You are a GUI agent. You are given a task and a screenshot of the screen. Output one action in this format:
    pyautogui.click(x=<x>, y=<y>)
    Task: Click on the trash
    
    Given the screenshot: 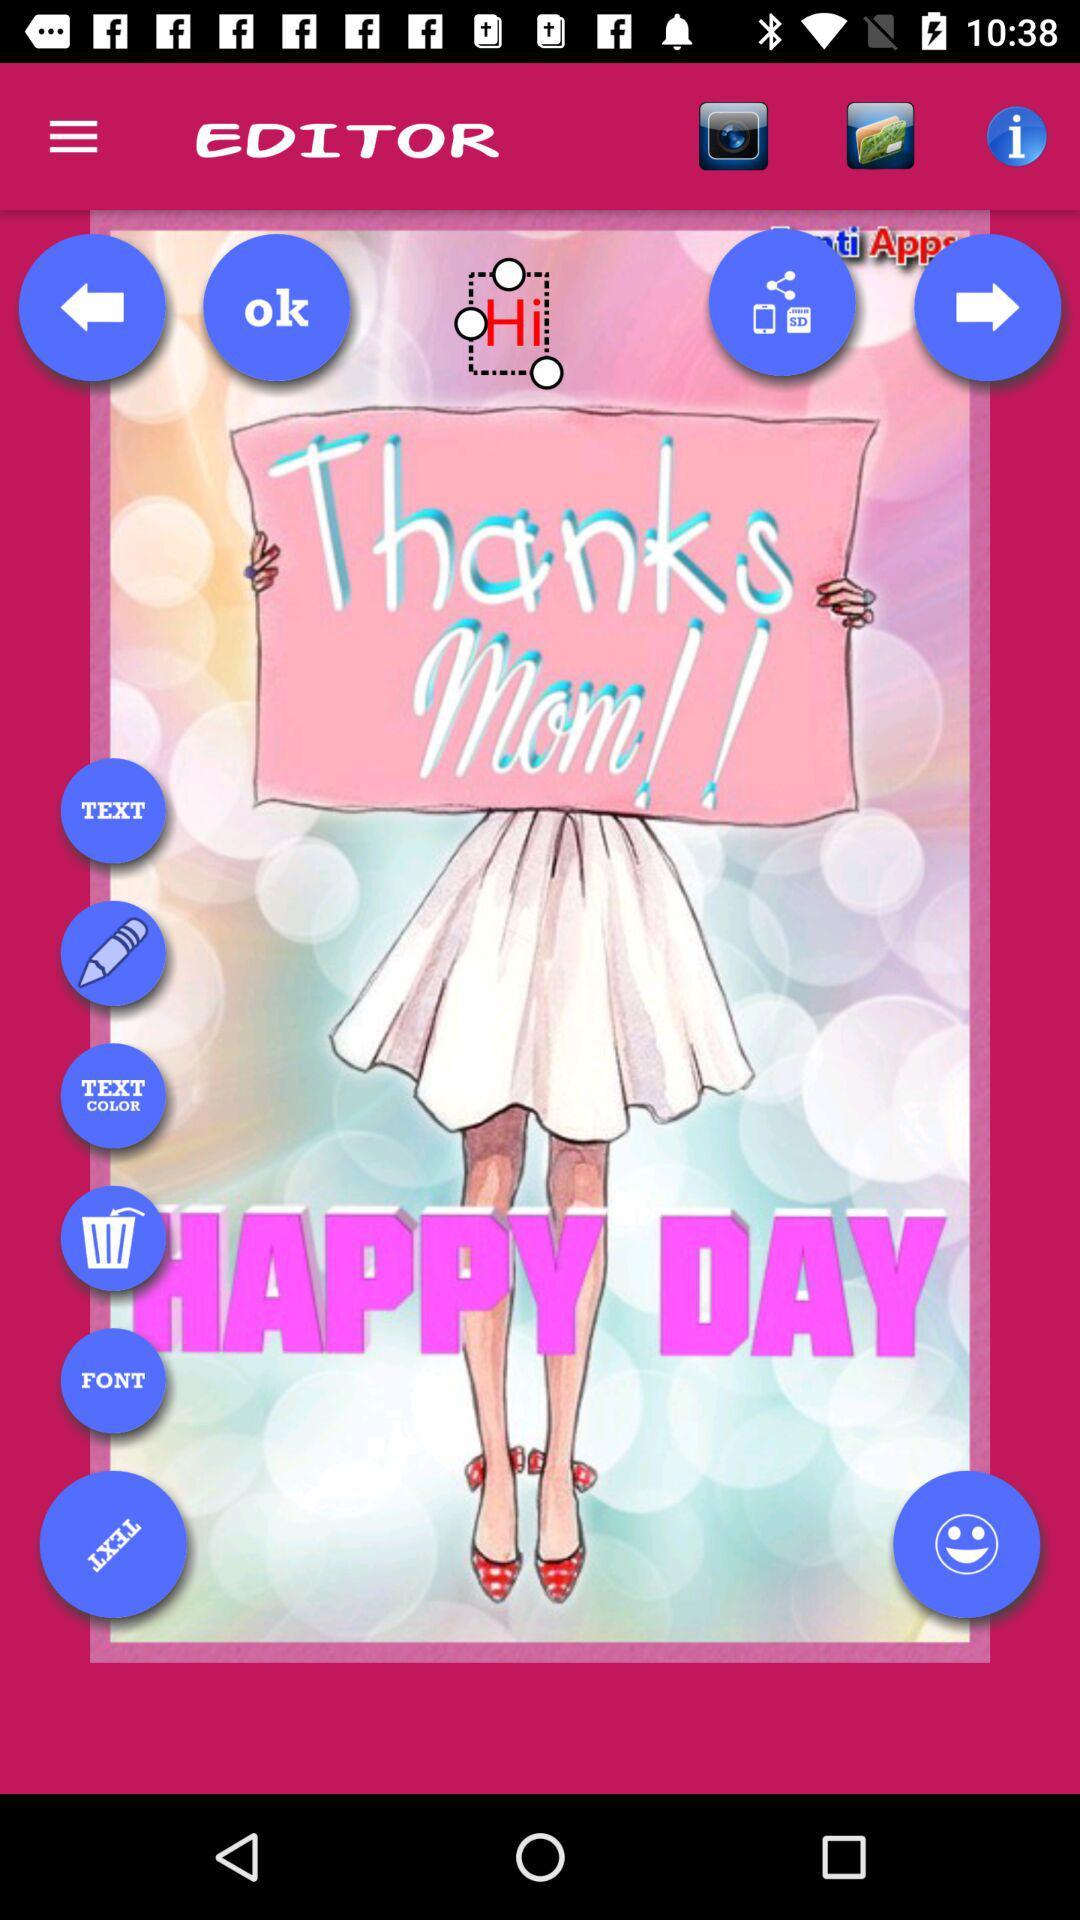 What is the action you would take?
    pyautogui.click(x=113, y=1237)
    